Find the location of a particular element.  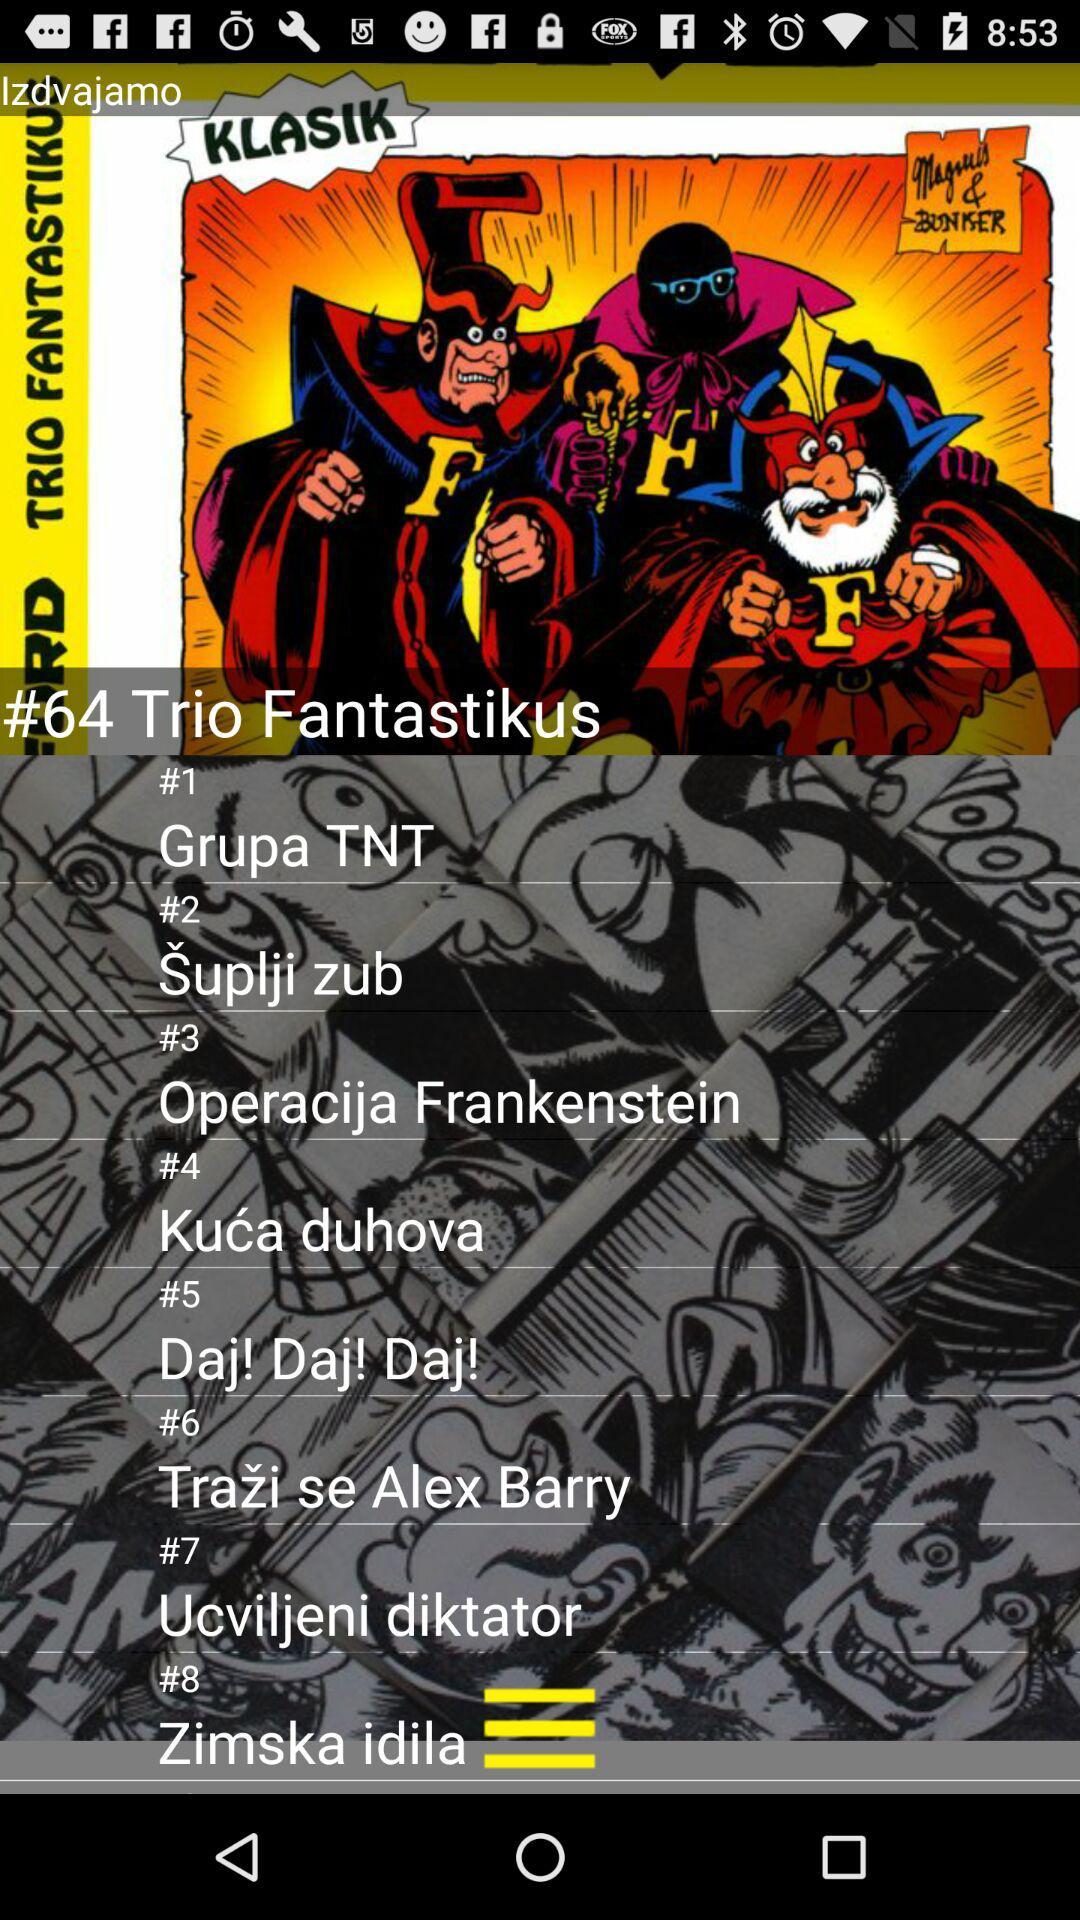

the menu icon is located at coordinates (538, 1848).